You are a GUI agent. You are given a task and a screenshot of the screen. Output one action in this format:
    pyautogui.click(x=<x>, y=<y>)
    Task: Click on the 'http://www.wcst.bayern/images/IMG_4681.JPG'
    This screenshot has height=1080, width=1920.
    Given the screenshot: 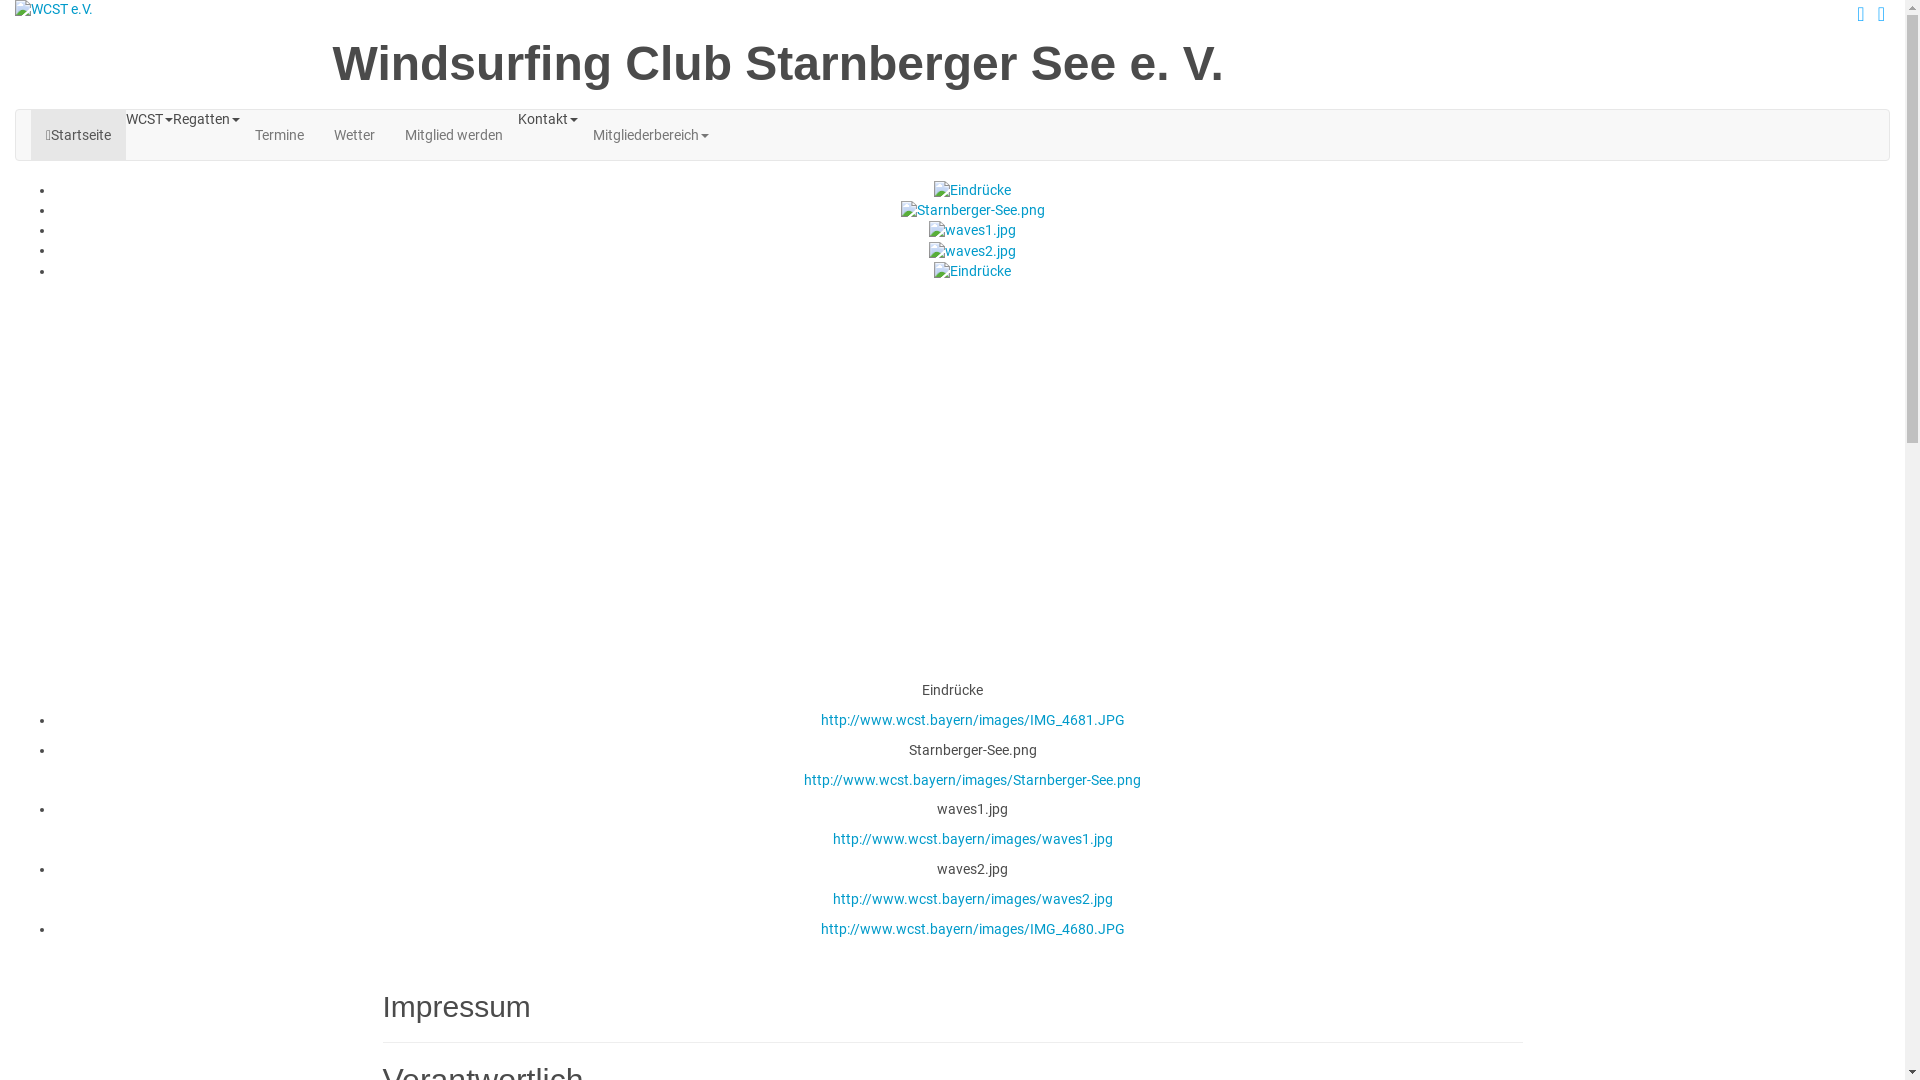 What is the action you would take?
    pyautogui.click(x=971, y=720)
    